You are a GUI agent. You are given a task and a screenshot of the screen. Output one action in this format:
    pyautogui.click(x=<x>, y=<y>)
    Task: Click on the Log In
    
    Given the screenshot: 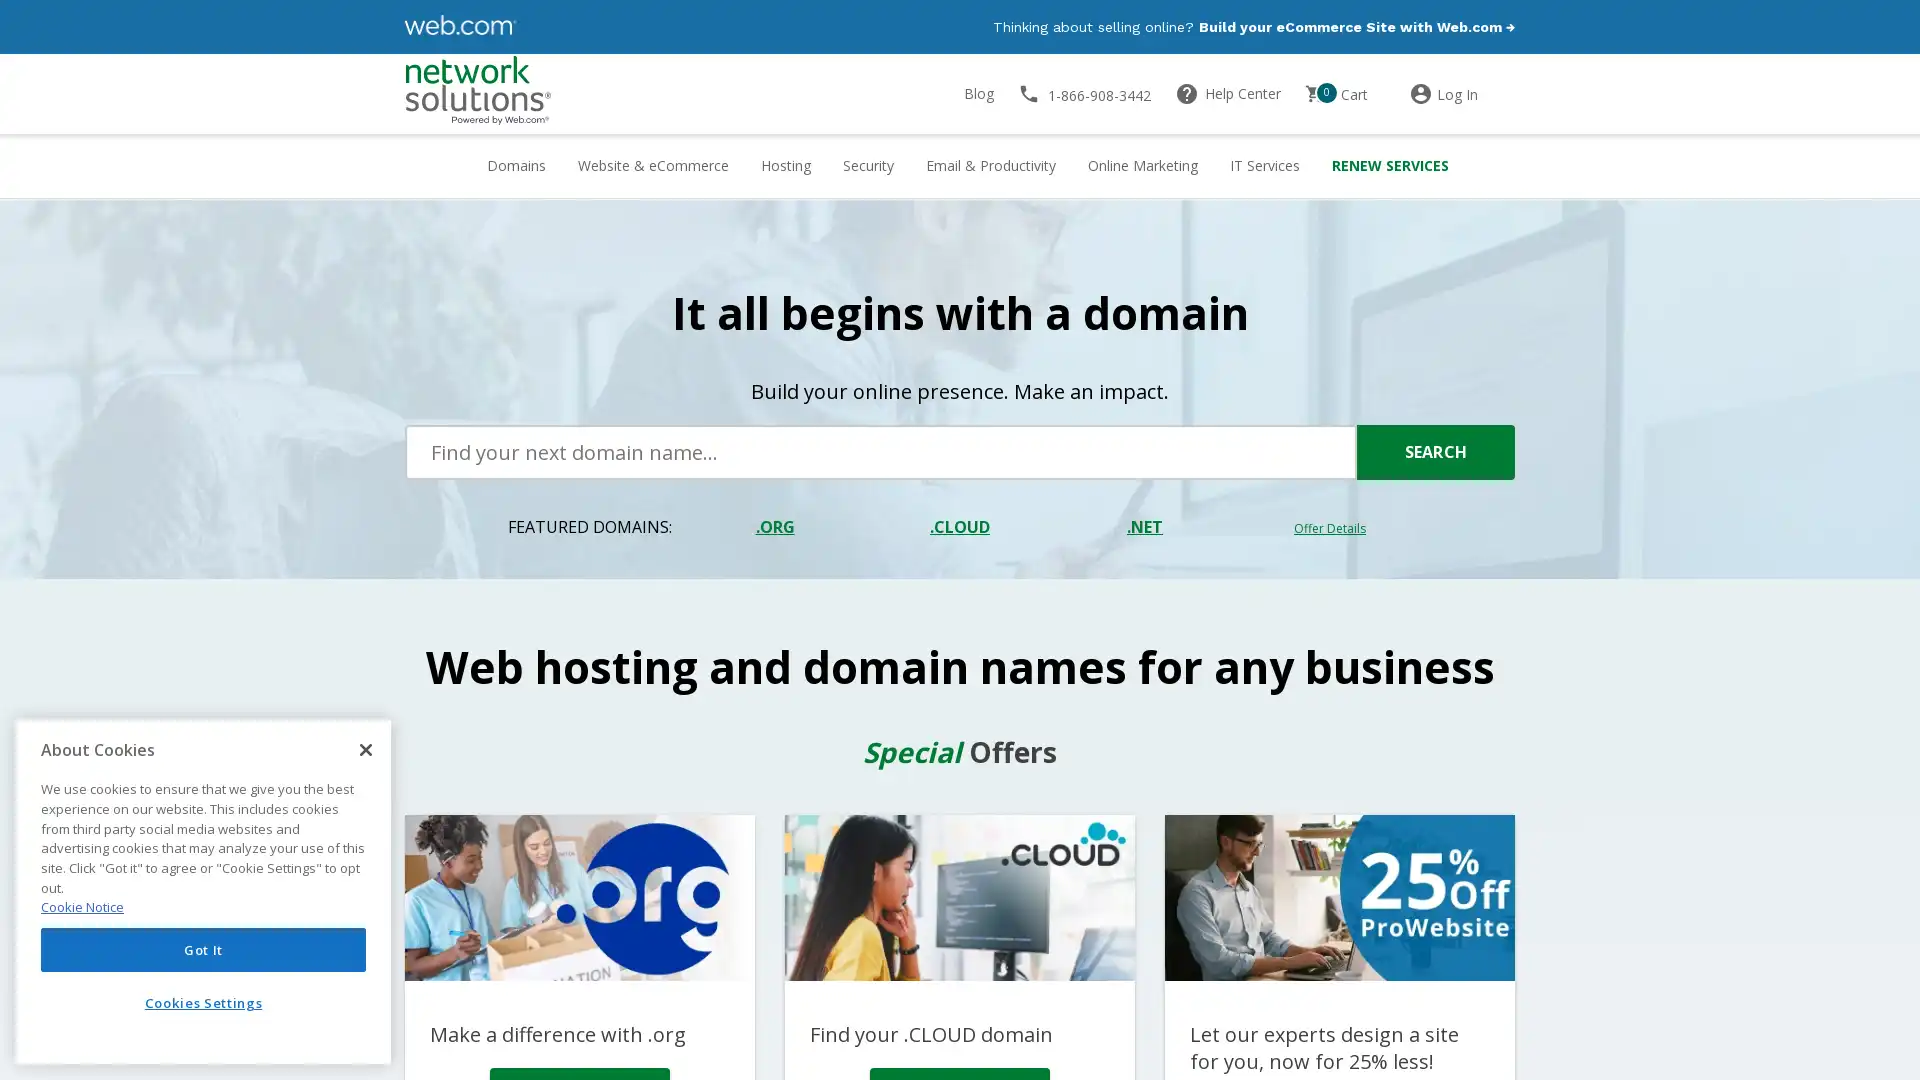 What is the action you would take?
    pyautogui.click(x=1461, y=92)
    